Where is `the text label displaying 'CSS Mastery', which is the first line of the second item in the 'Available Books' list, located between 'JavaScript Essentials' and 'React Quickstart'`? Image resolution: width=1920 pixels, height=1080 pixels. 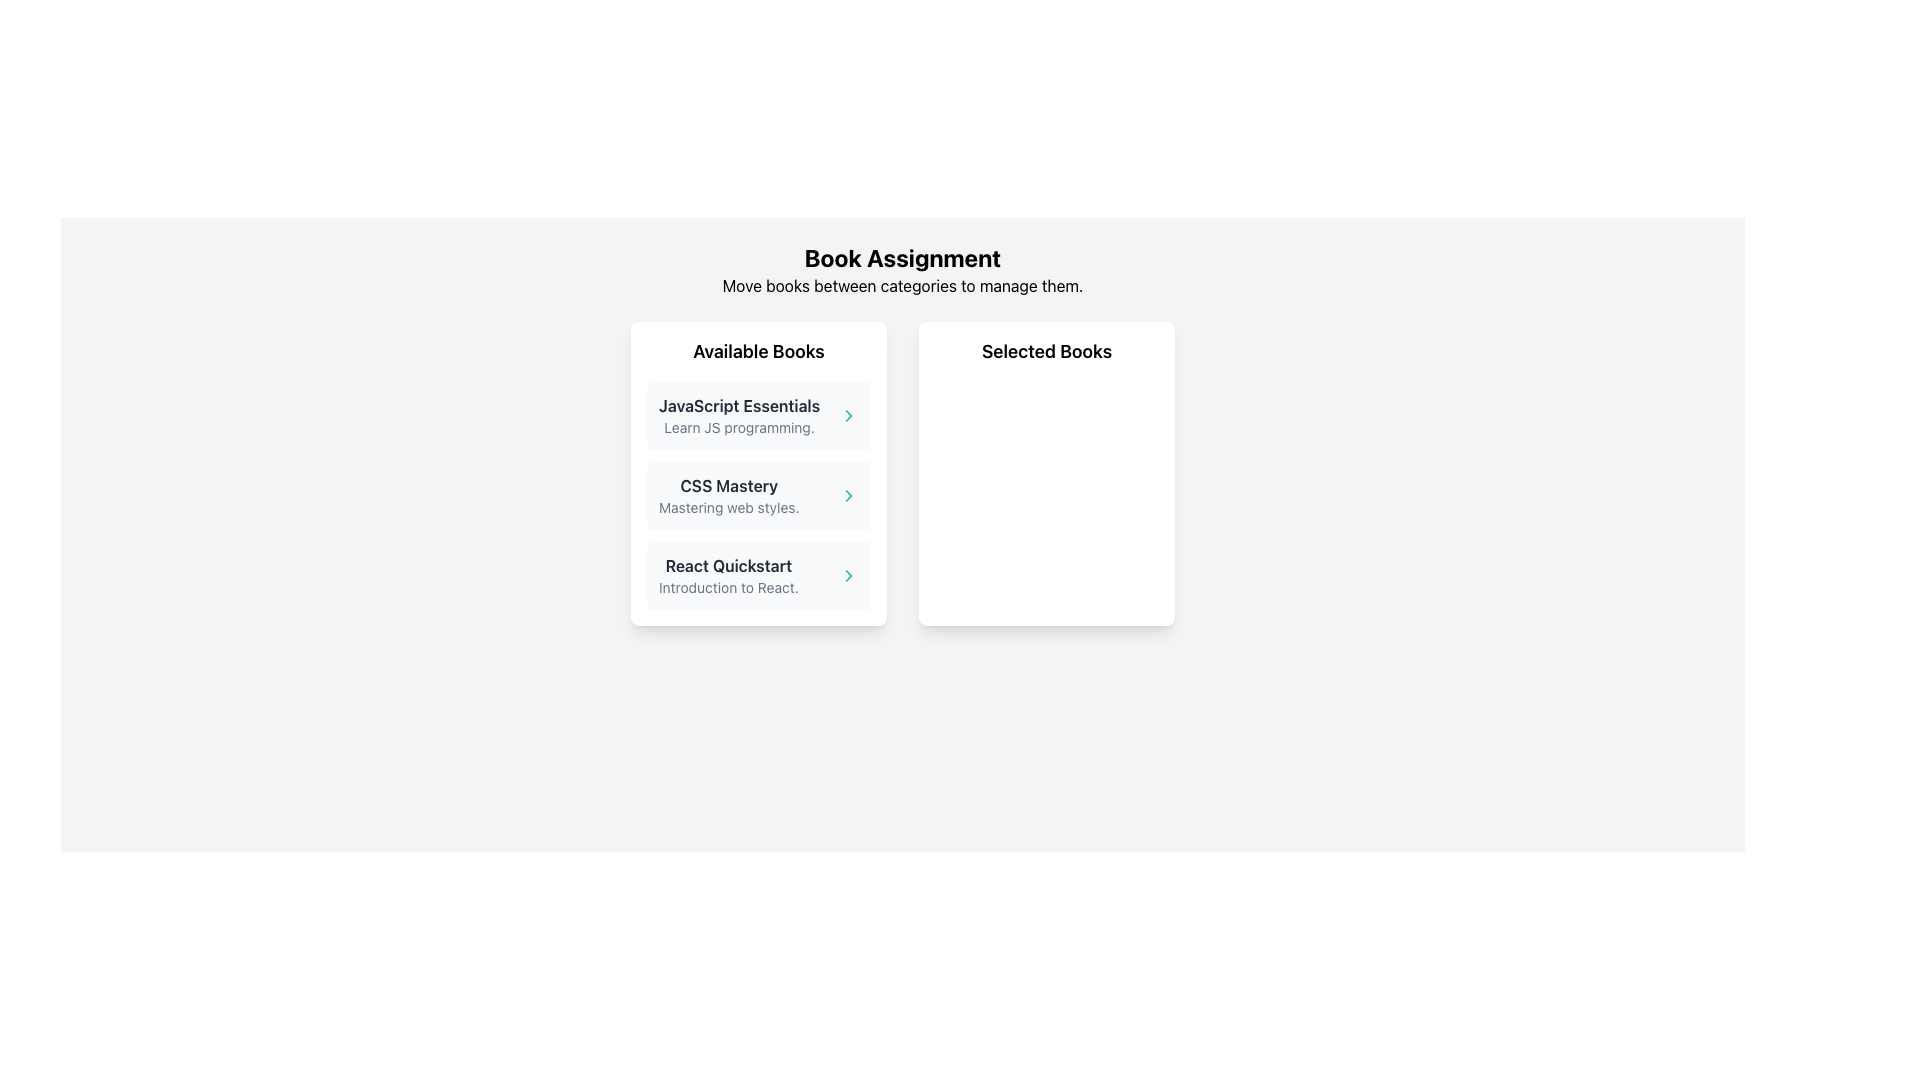
the text label displaying 'CSS Mastery', which is the first line of the second item in the 'Available Books' list, located between 'JavaScript Essentials' and 'React Quickstart' is located at coordinates (728, 486).